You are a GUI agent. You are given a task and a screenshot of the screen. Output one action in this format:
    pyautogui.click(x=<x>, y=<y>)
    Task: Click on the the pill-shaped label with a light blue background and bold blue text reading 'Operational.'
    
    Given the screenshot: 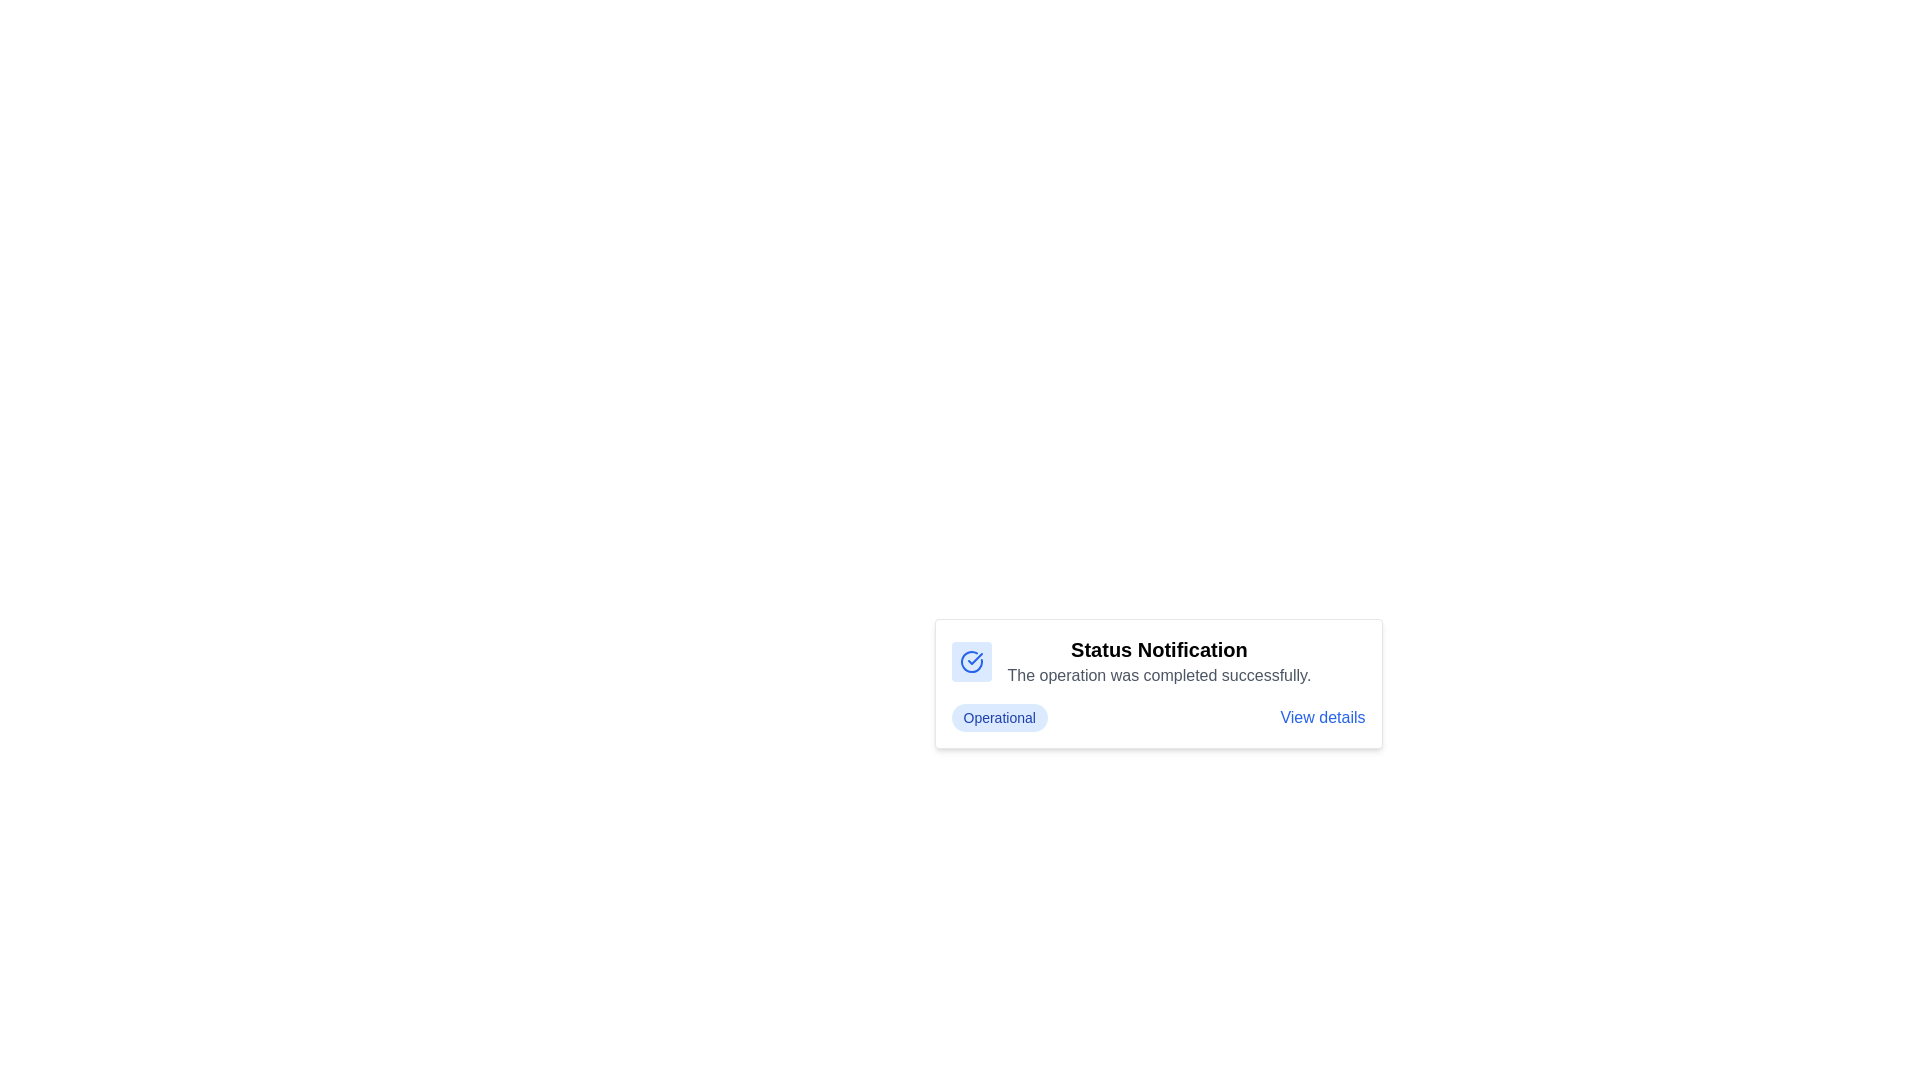 What is the action you would take?
    pyautogui.click(x=999, y=716)
    